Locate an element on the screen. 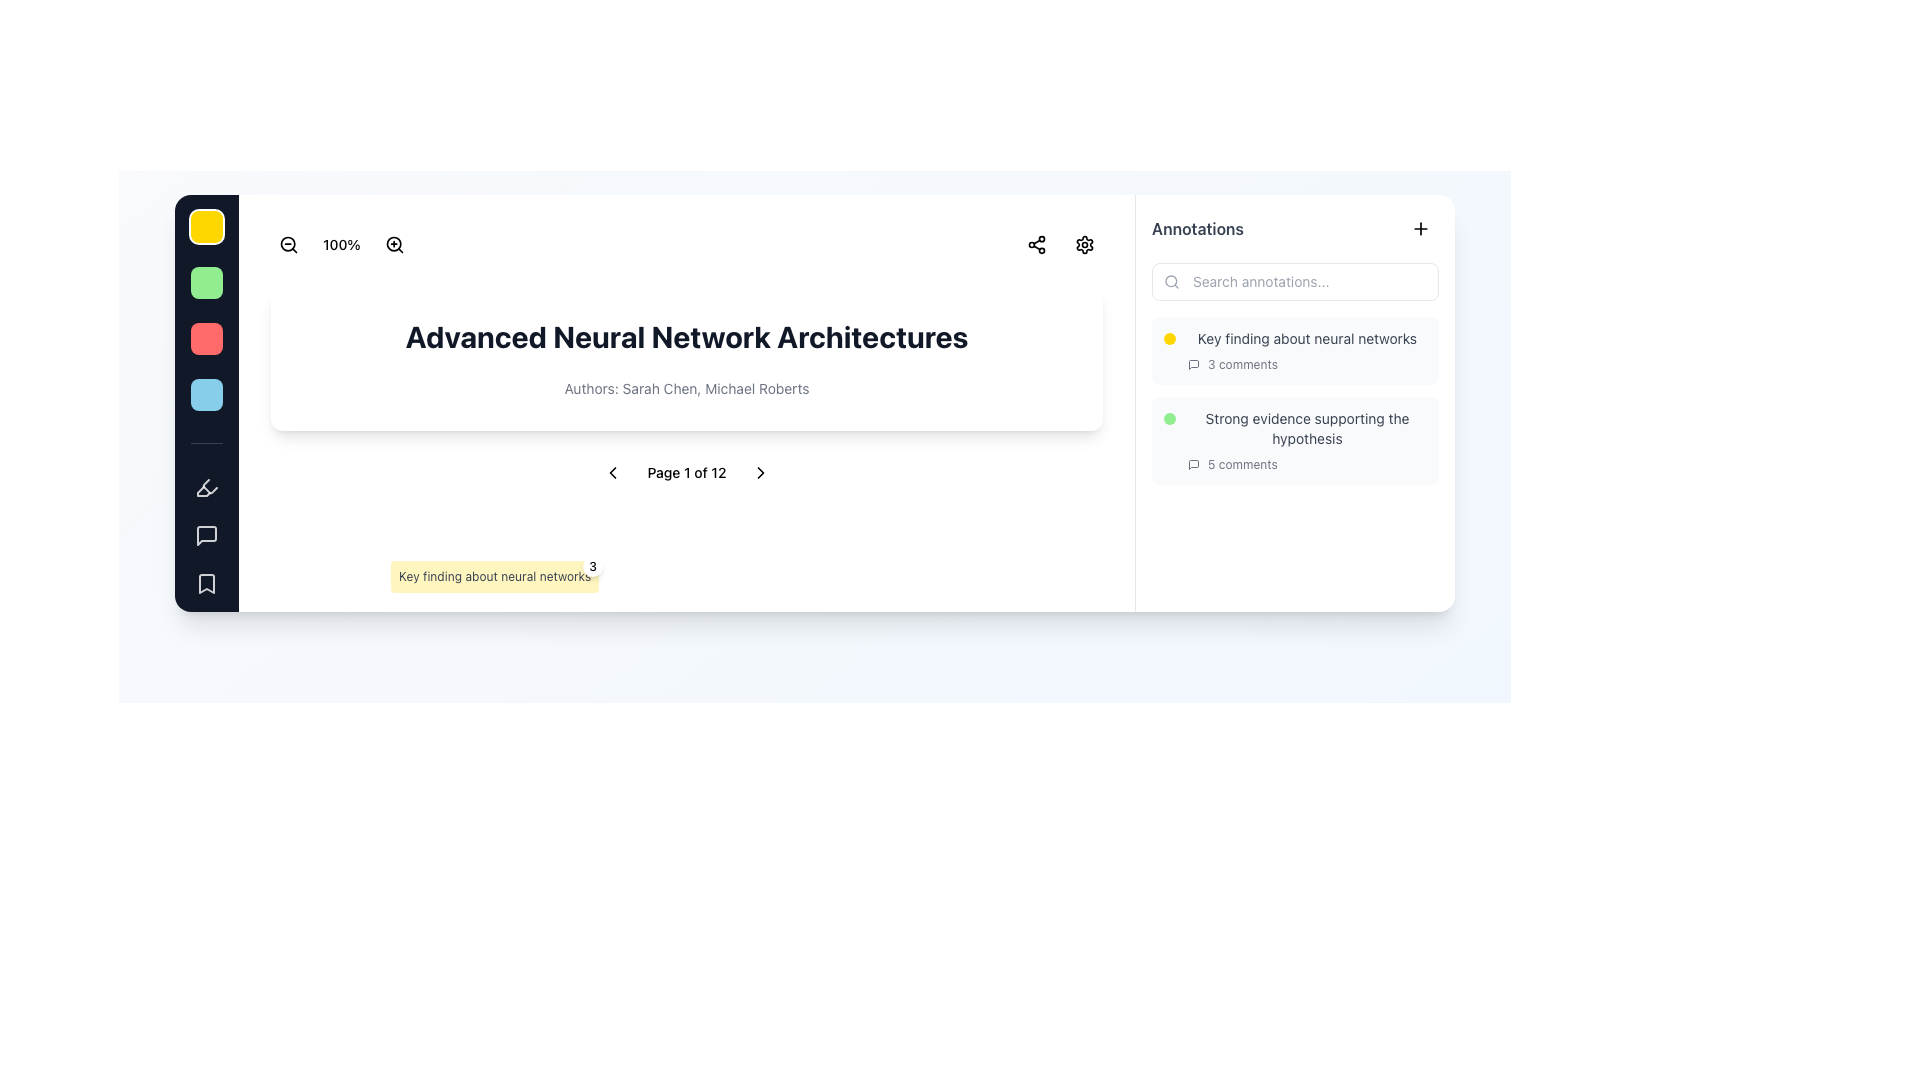 The image size is (1920, 1080). the small circular light green indicator located to the left of the text 'Strong evidence supporting the hypothesis' is located at coordinates (1170, 418).